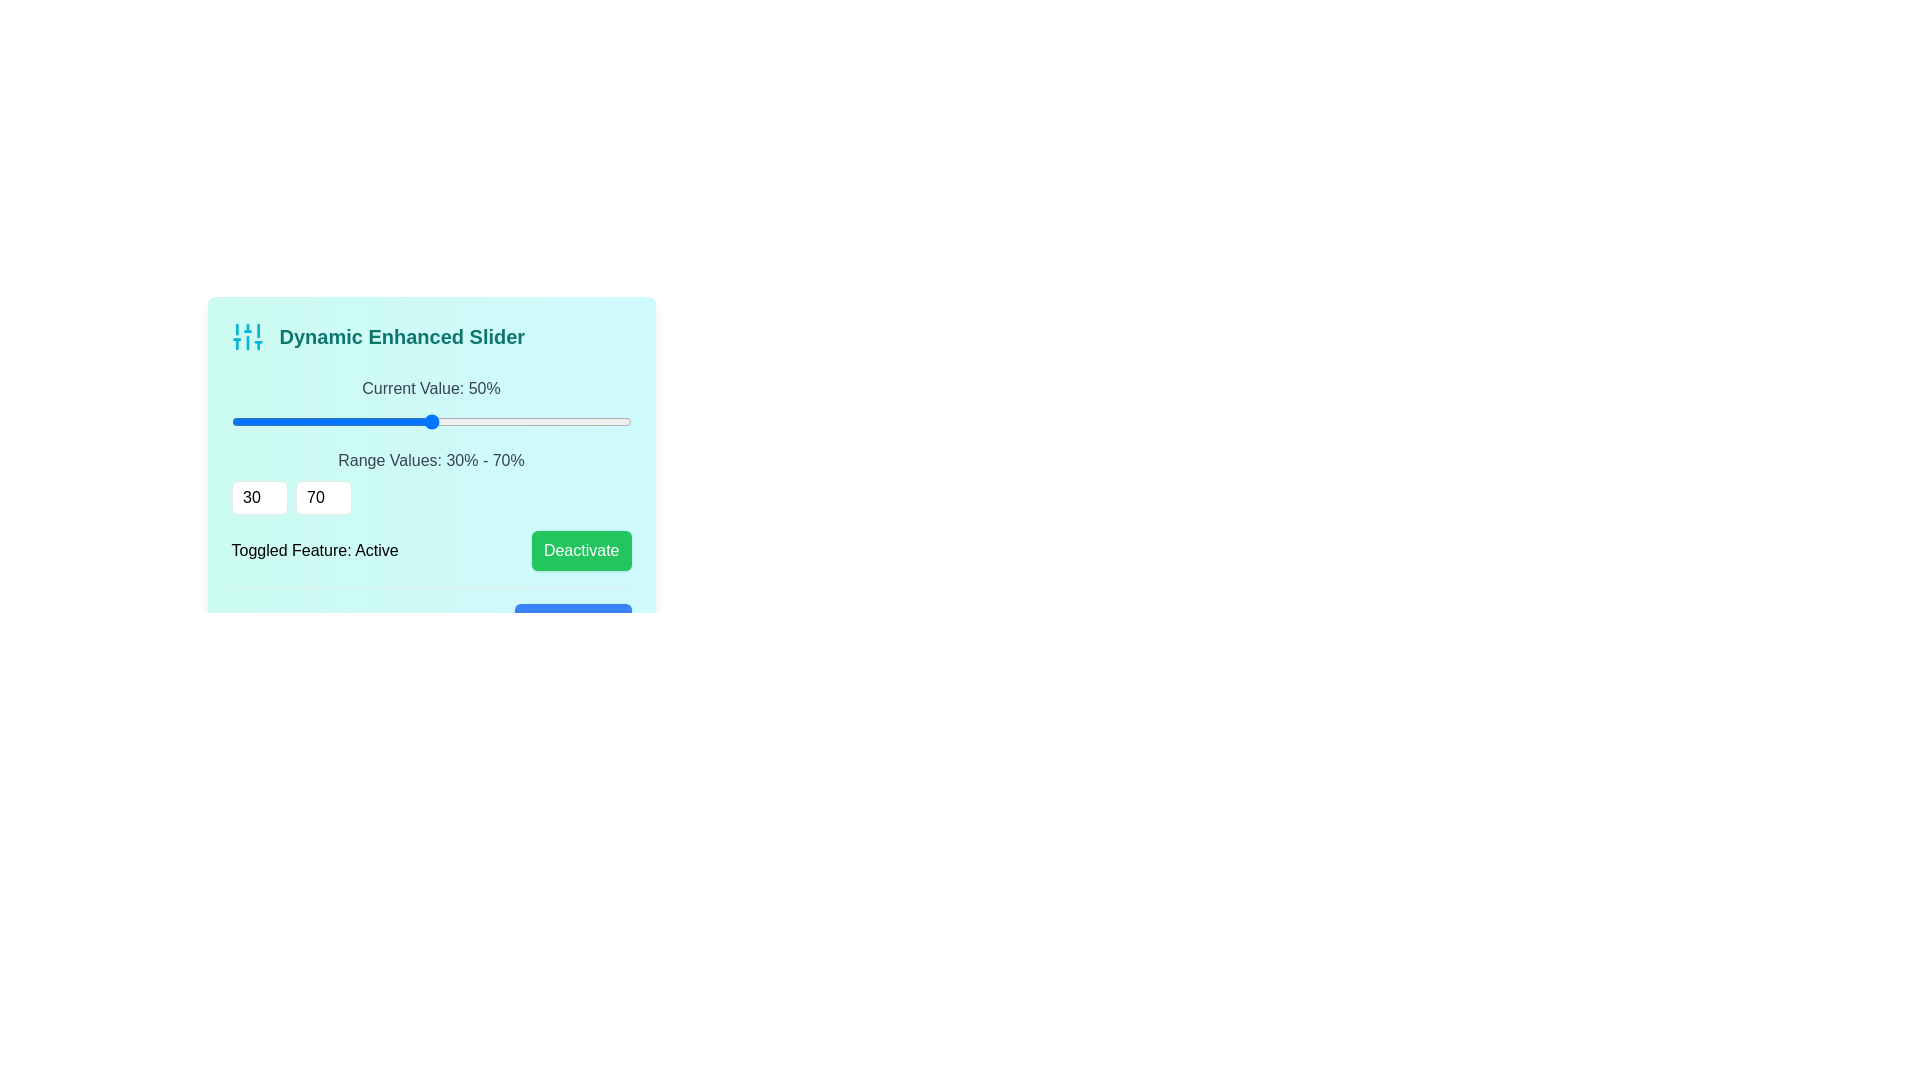 This screenshot has width=1920, height=1080. Describe the element at coordinates (430, 461) in the screenshot. I see `the static text label that indicates the range values for the slider or numerical inputs, positioned slightly below the blue slider and above the numerical fields labeled '30' and '70'` at that location.